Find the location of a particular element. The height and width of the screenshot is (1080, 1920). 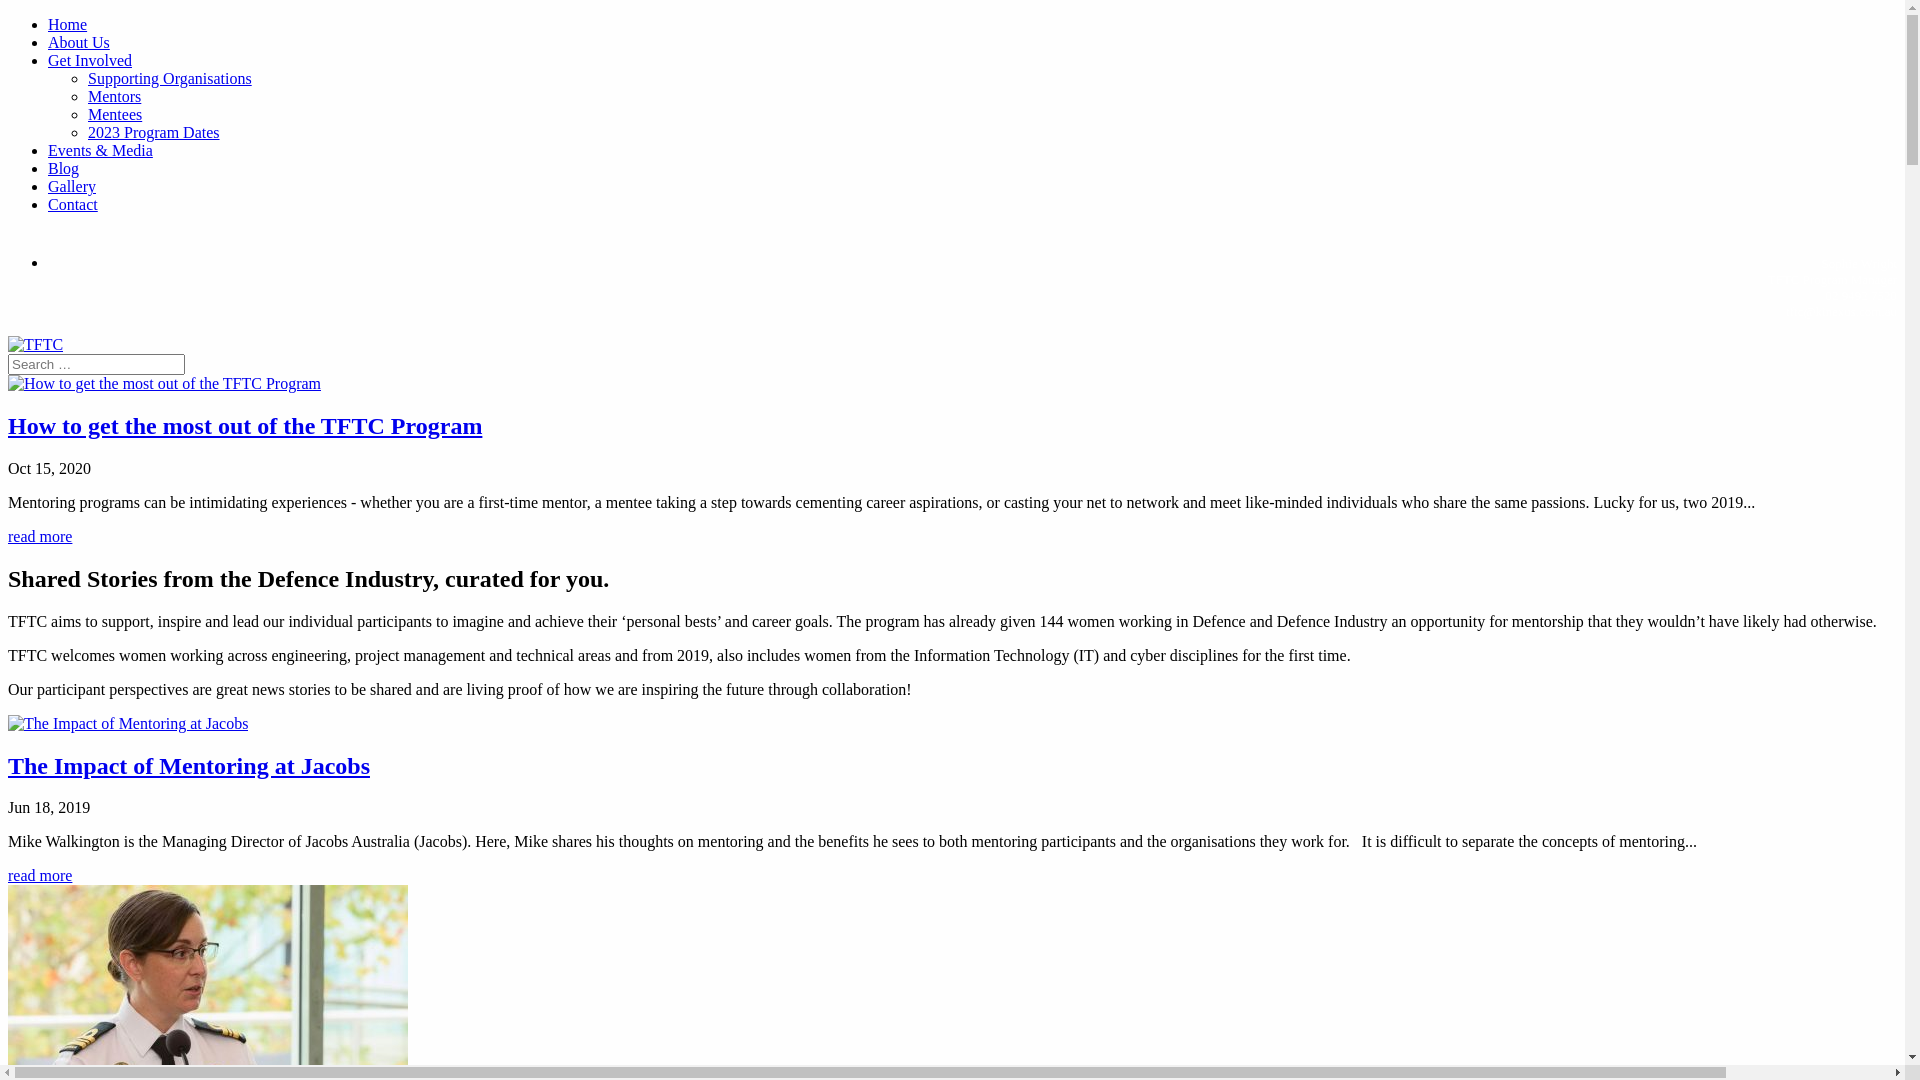

'Contact' is located at coordinates (72, 204).